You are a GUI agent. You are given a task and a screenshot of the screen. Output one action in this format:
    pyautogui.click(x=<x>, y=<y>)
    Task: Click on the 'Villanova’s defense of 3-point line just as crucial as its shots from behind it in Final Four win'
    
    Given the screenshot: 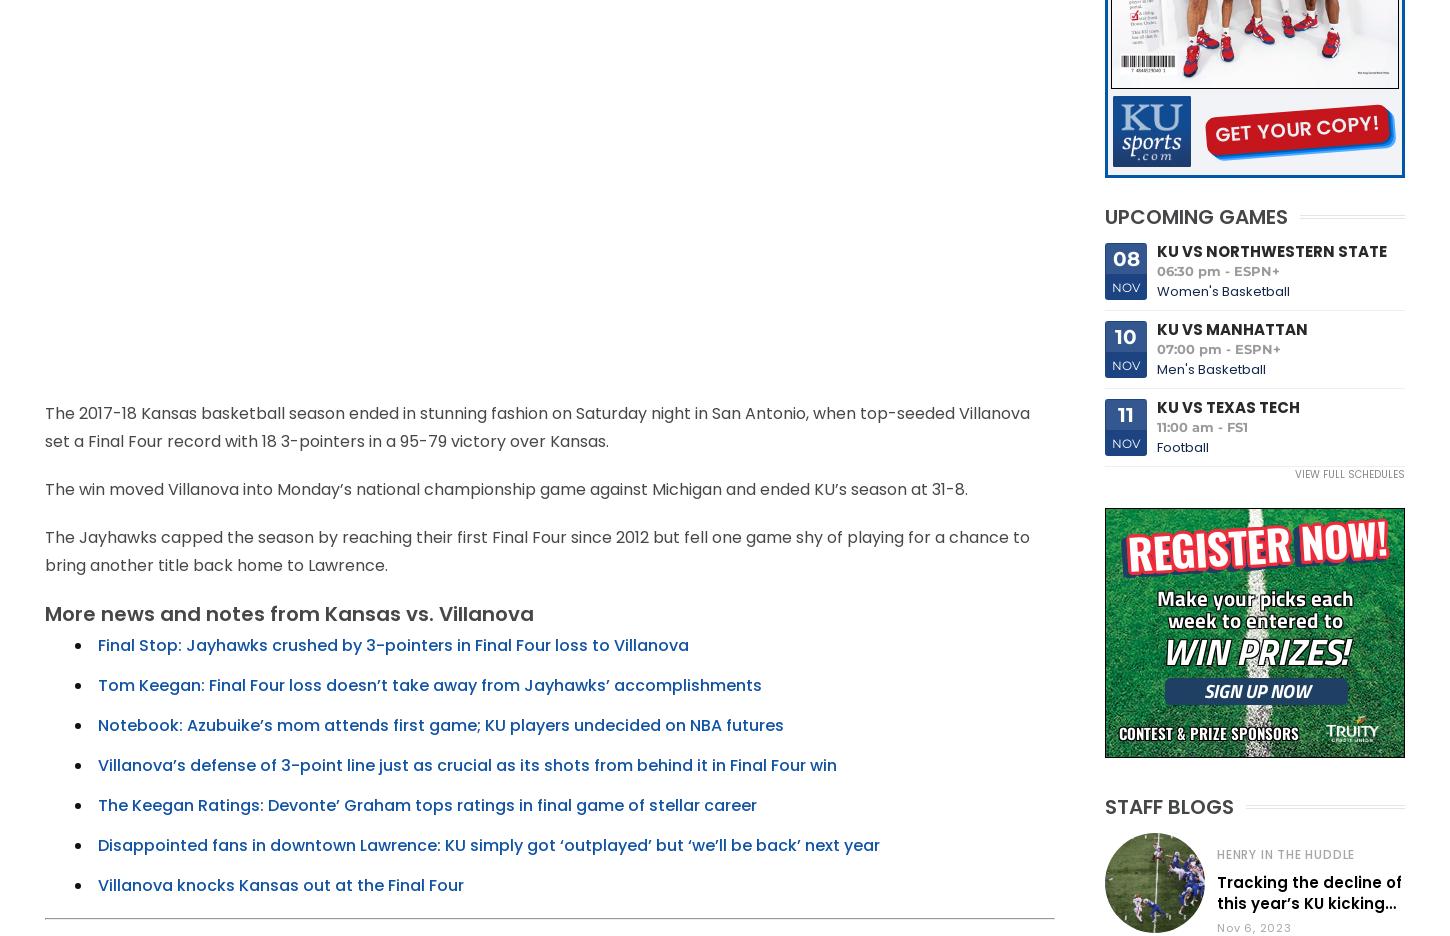 What is the action you would take?
    pyautogui.click(x=466, y=765)
    